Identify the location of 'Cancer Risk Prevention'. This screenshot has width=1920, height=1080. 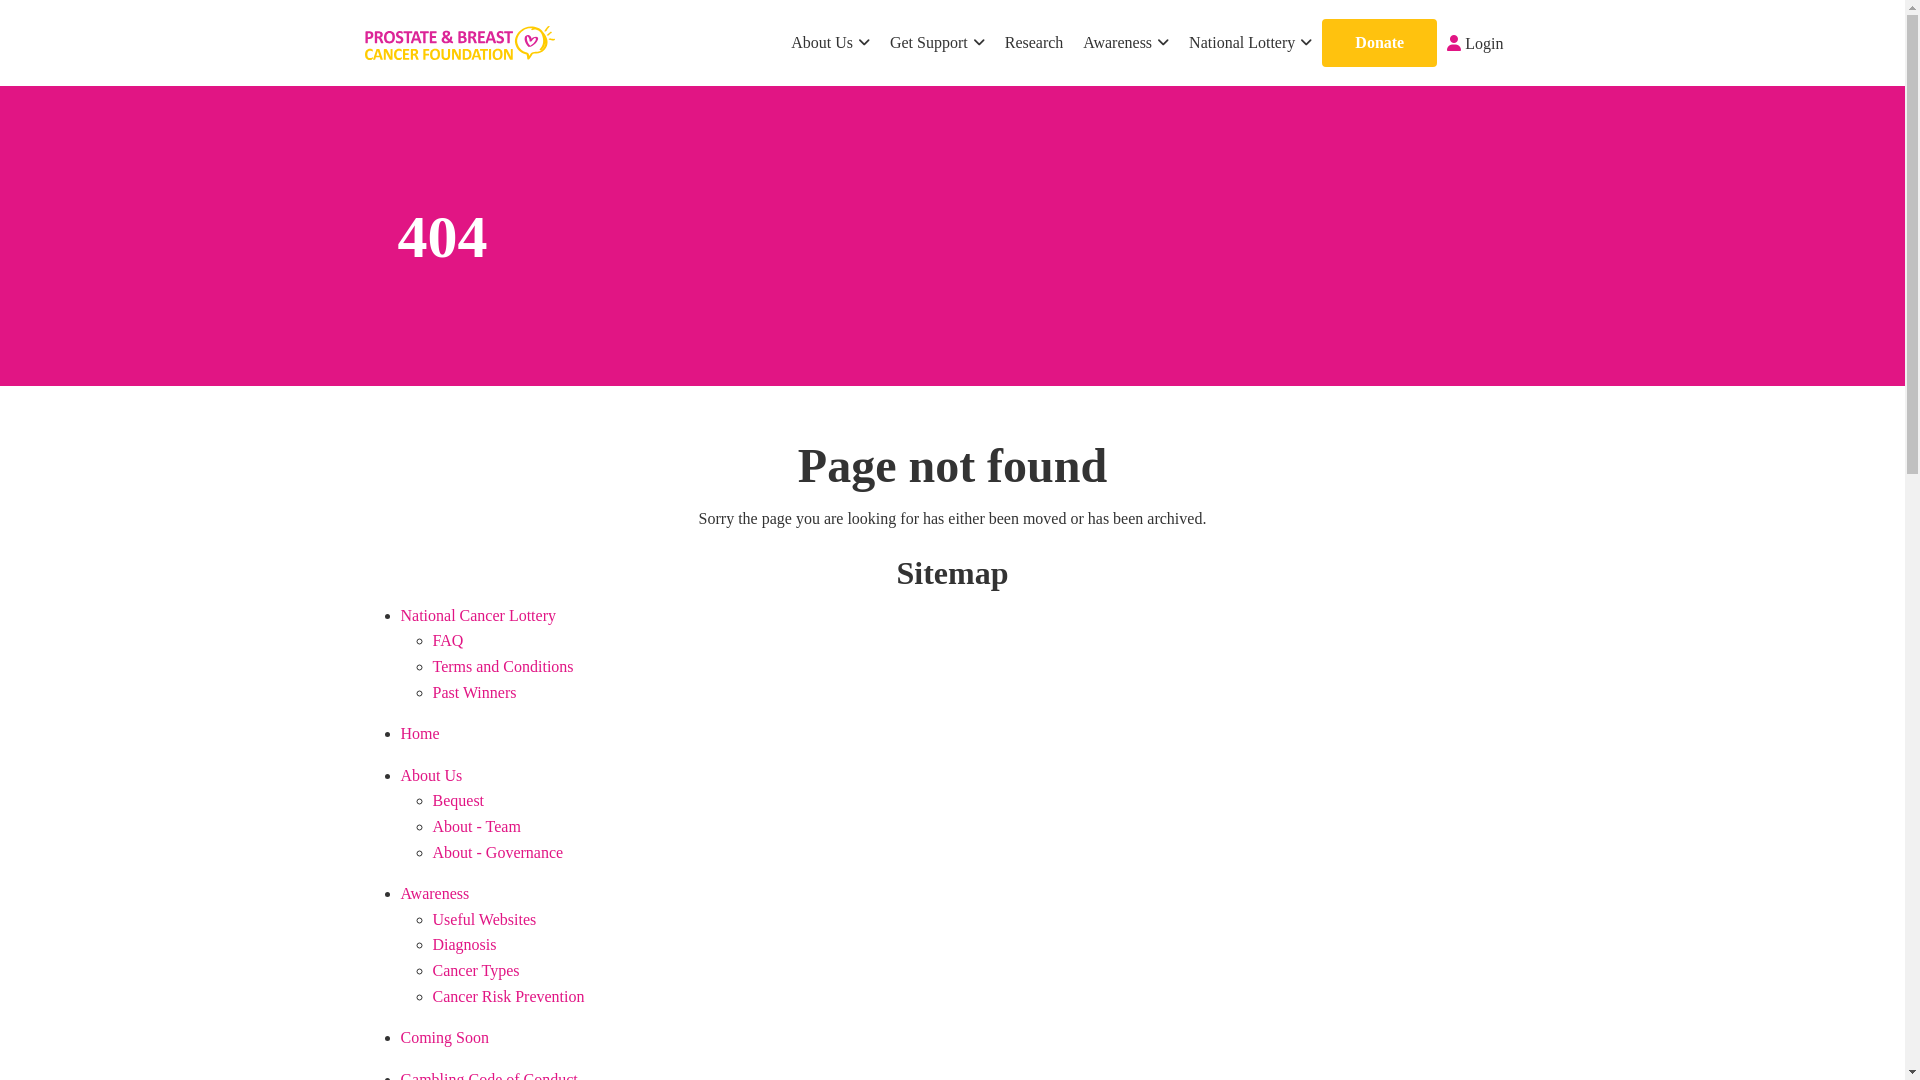
(508, 996).